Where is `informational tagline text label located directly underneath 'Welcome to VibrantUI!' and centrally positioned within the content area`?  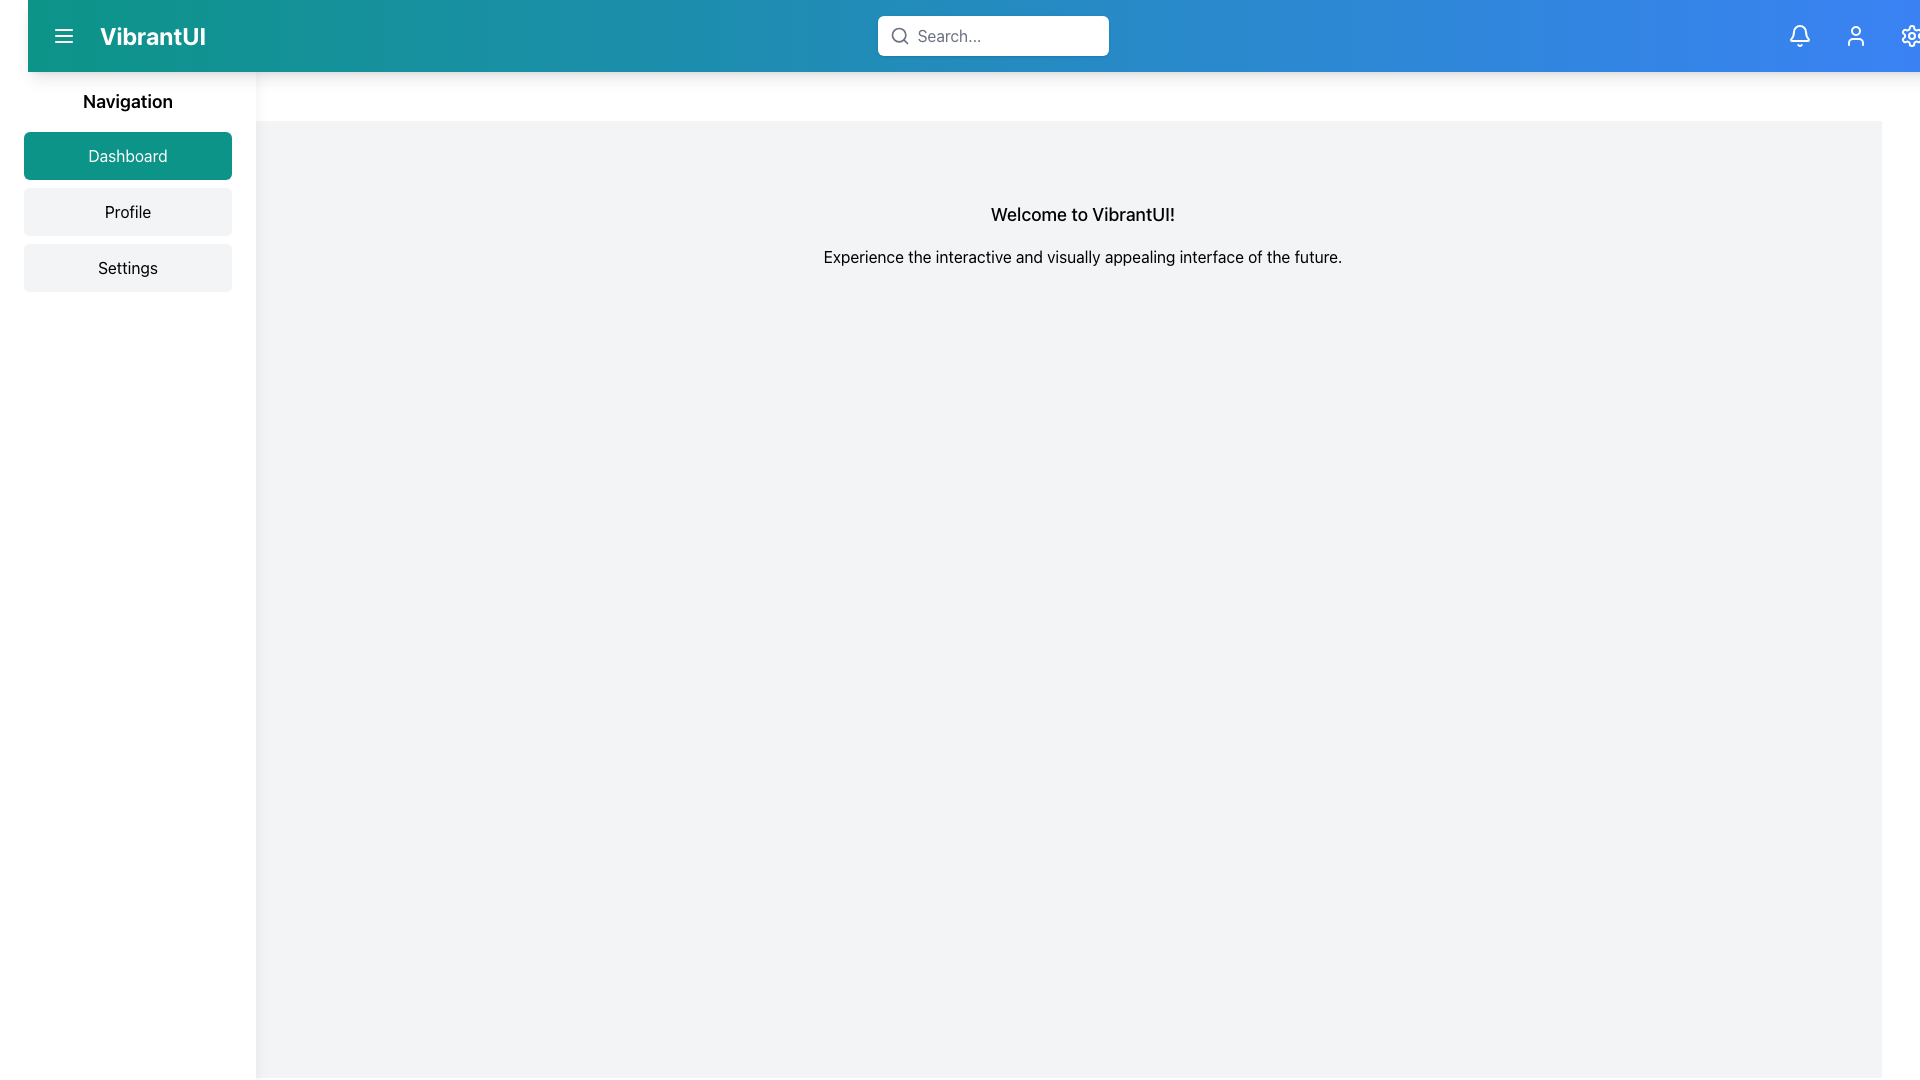
informational tagline text label located directly underneath 'Welcome to VibrantUI!' and centrally positioned within the content area is located at coordinates (1082, 256).